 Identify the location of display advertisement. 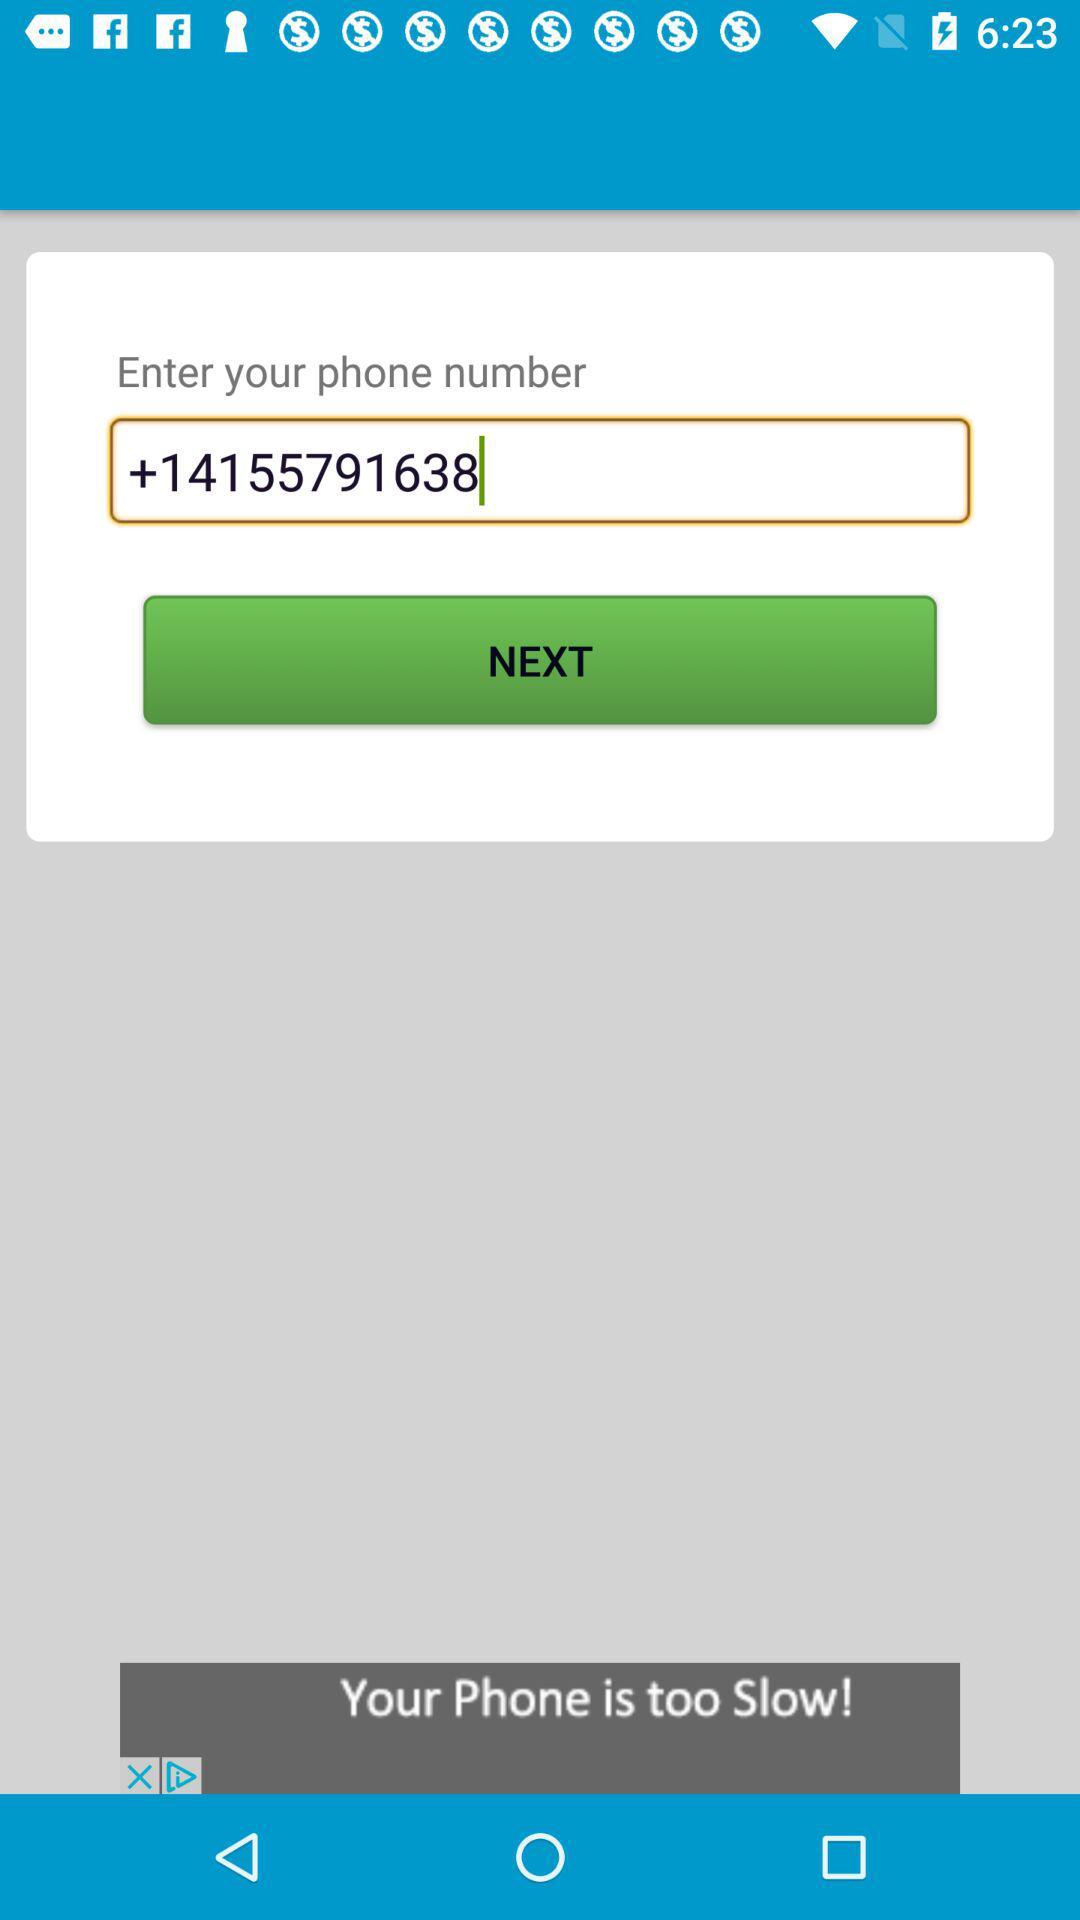
(540, 1727).